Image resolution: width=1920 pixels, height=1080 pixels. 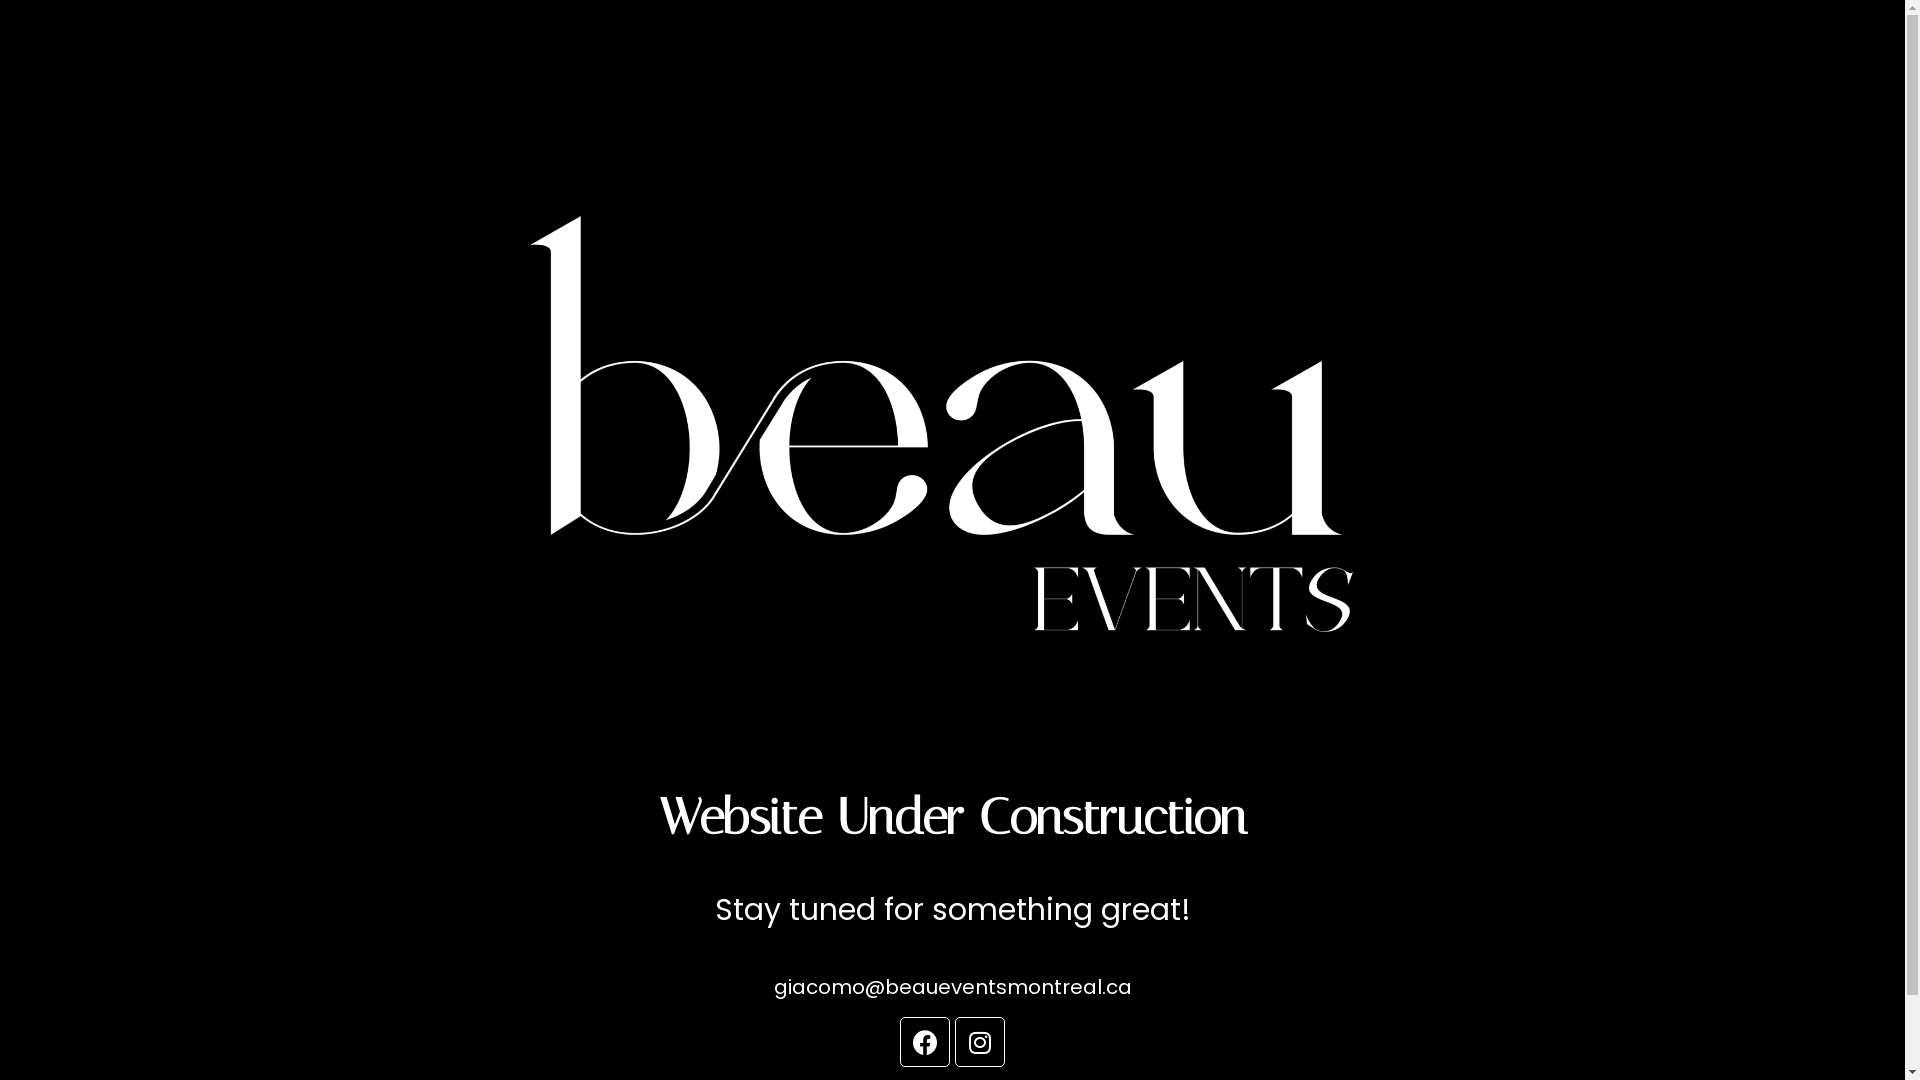 I want to click on 'giacomo@beaueventsmontreal.ca', so click(x=952, y=986).